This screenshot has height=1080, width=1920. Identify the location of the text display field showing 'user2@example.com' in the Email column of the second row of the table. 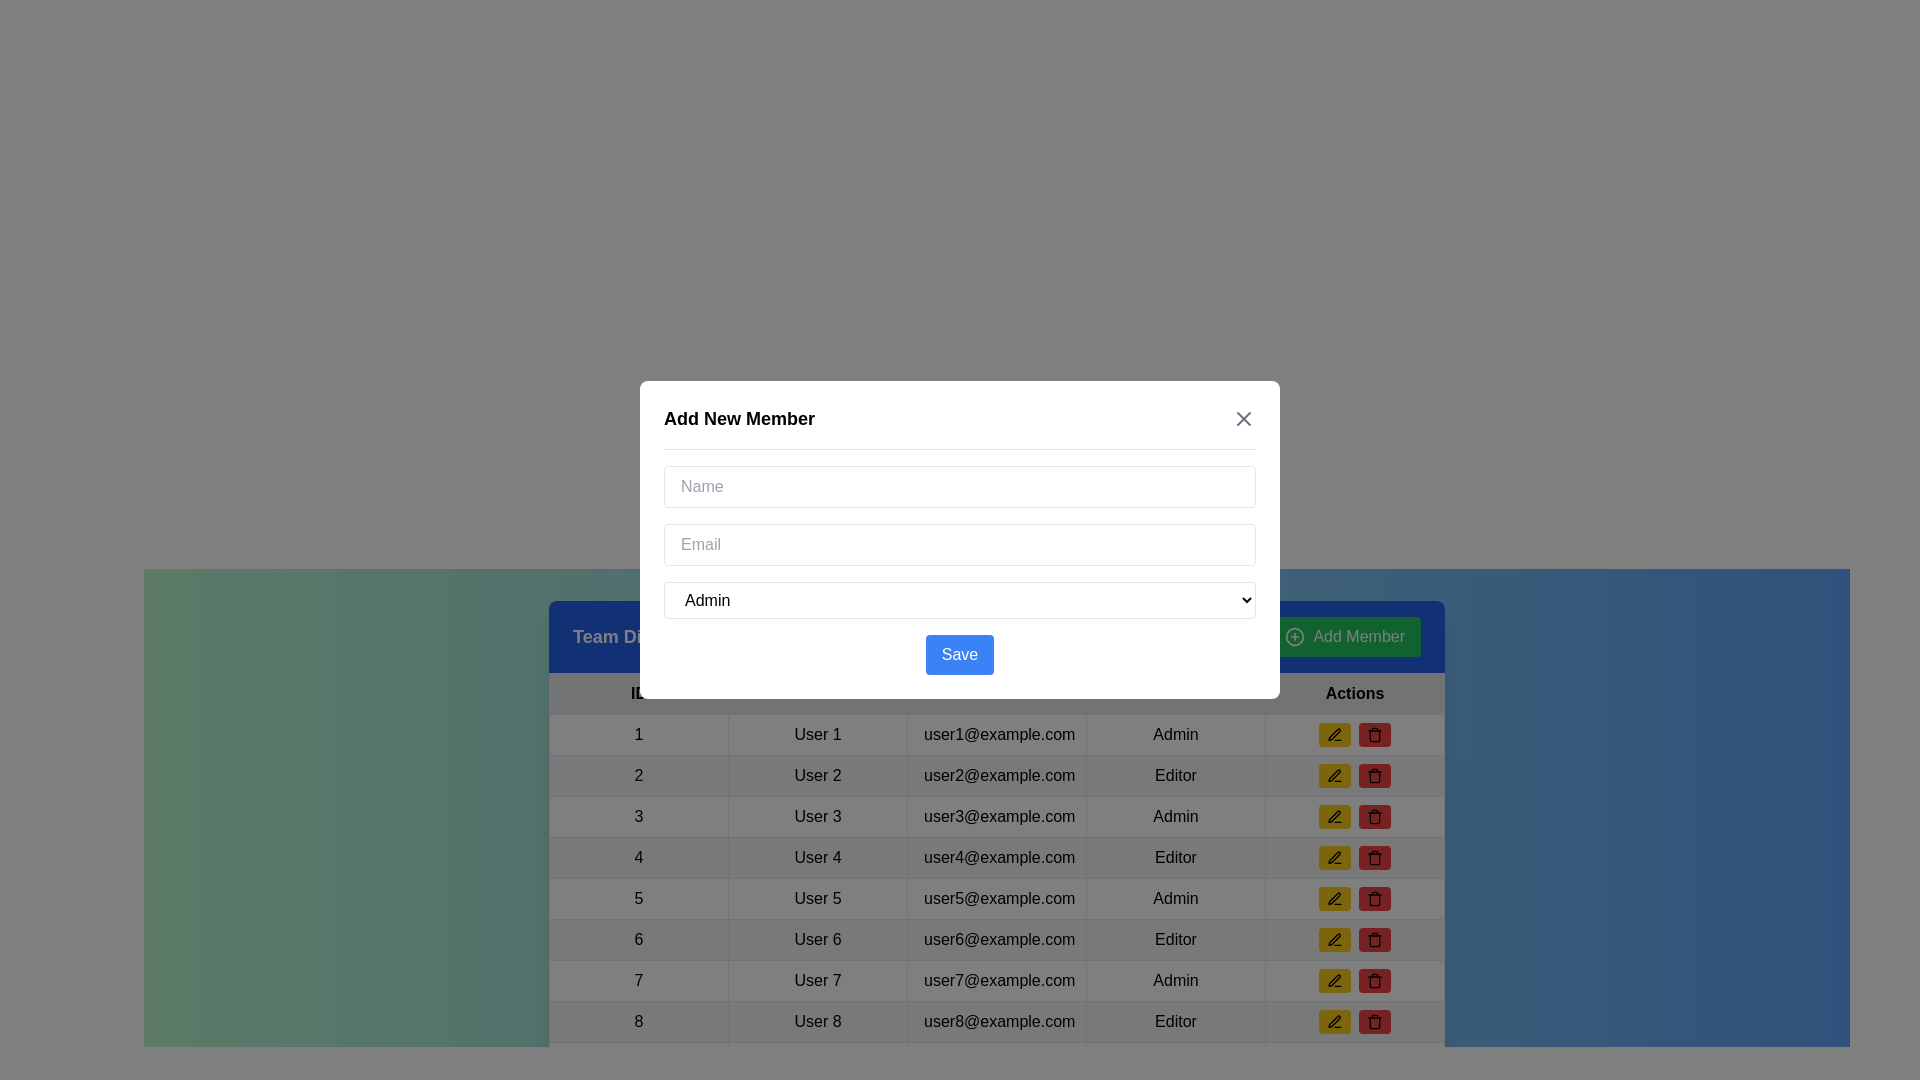
(997, 774).